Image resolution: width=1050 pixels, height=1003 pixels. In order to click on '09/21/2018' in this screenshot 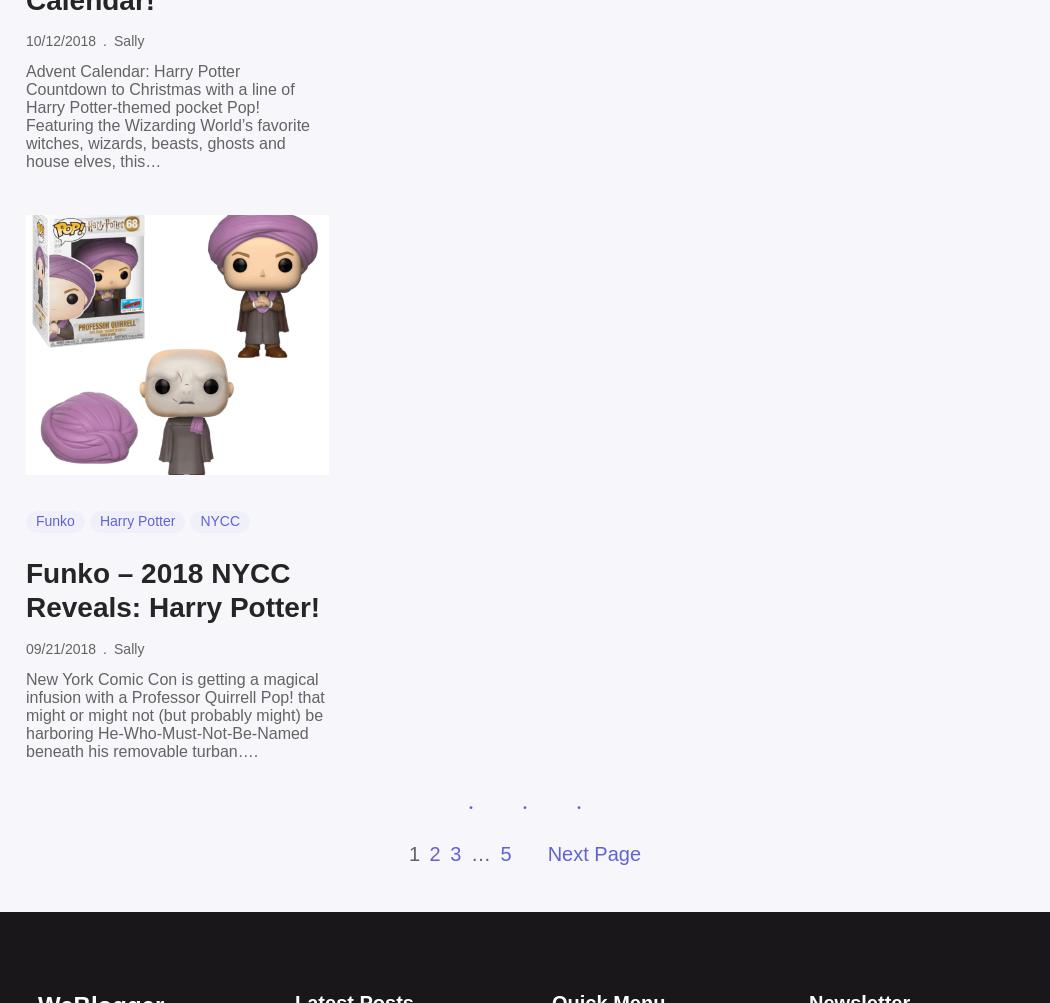, I will do `click(60, 648)`.